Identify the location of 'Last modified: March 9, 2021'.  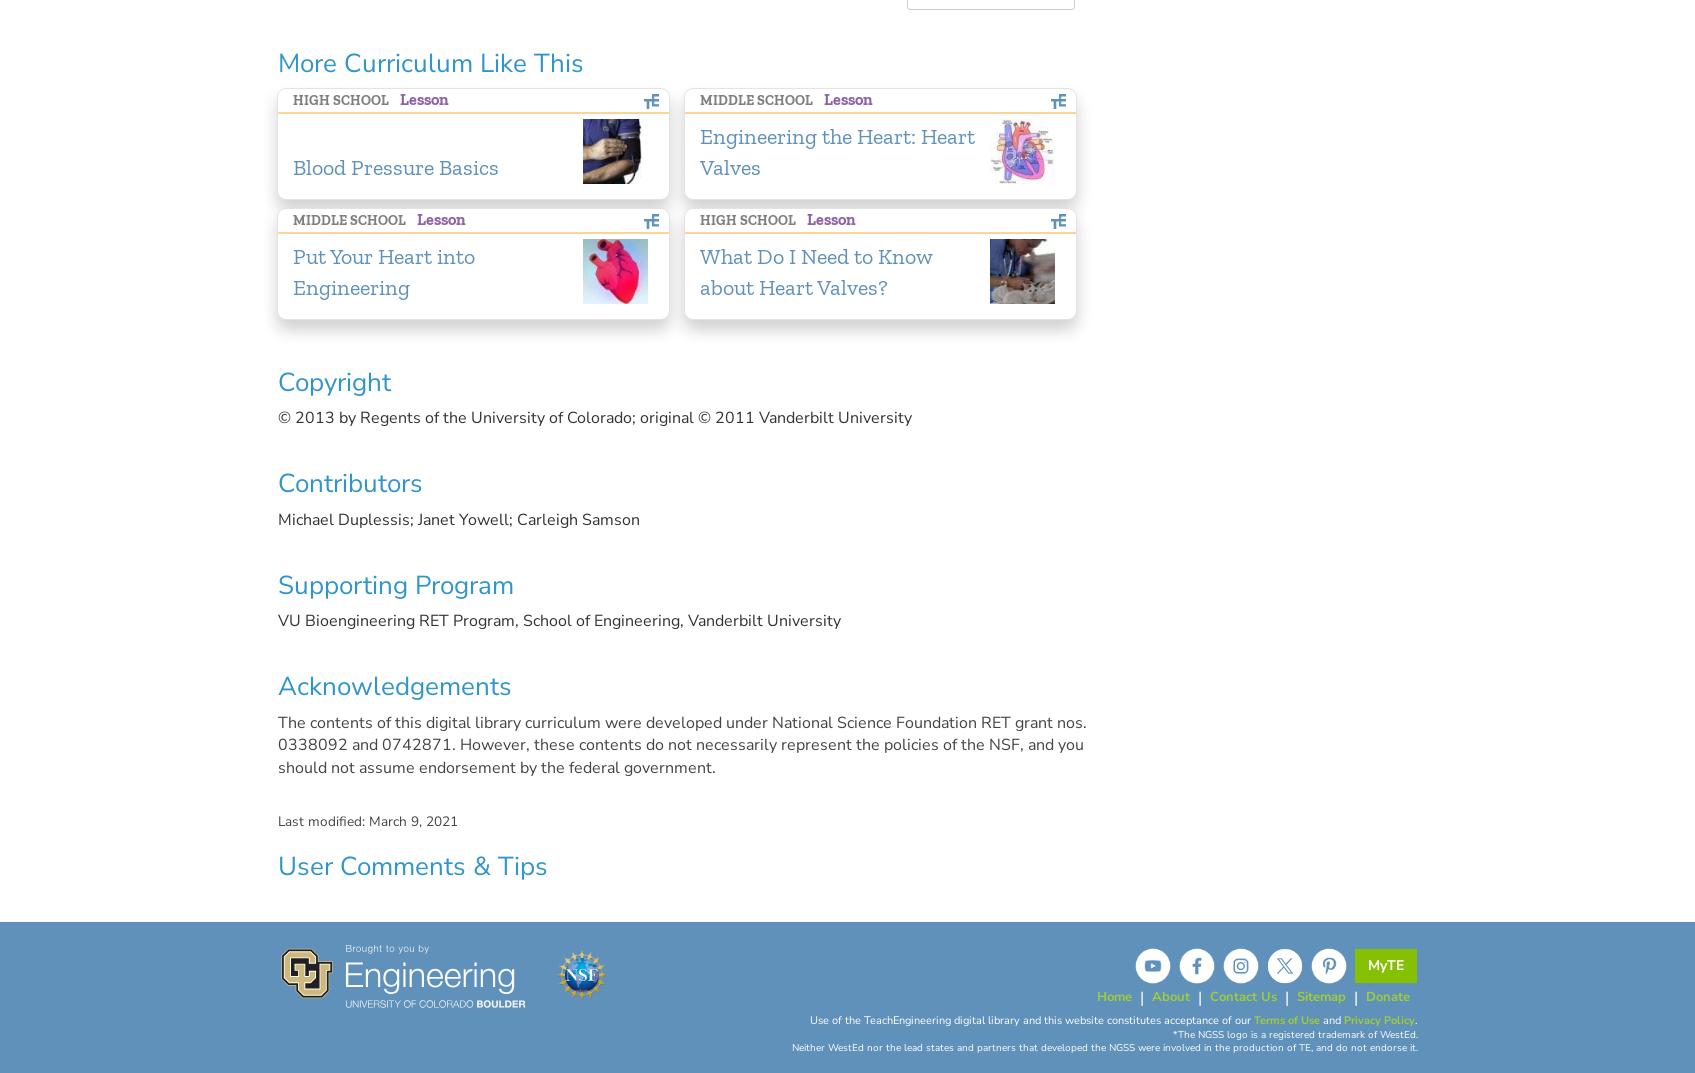
(365, 821).